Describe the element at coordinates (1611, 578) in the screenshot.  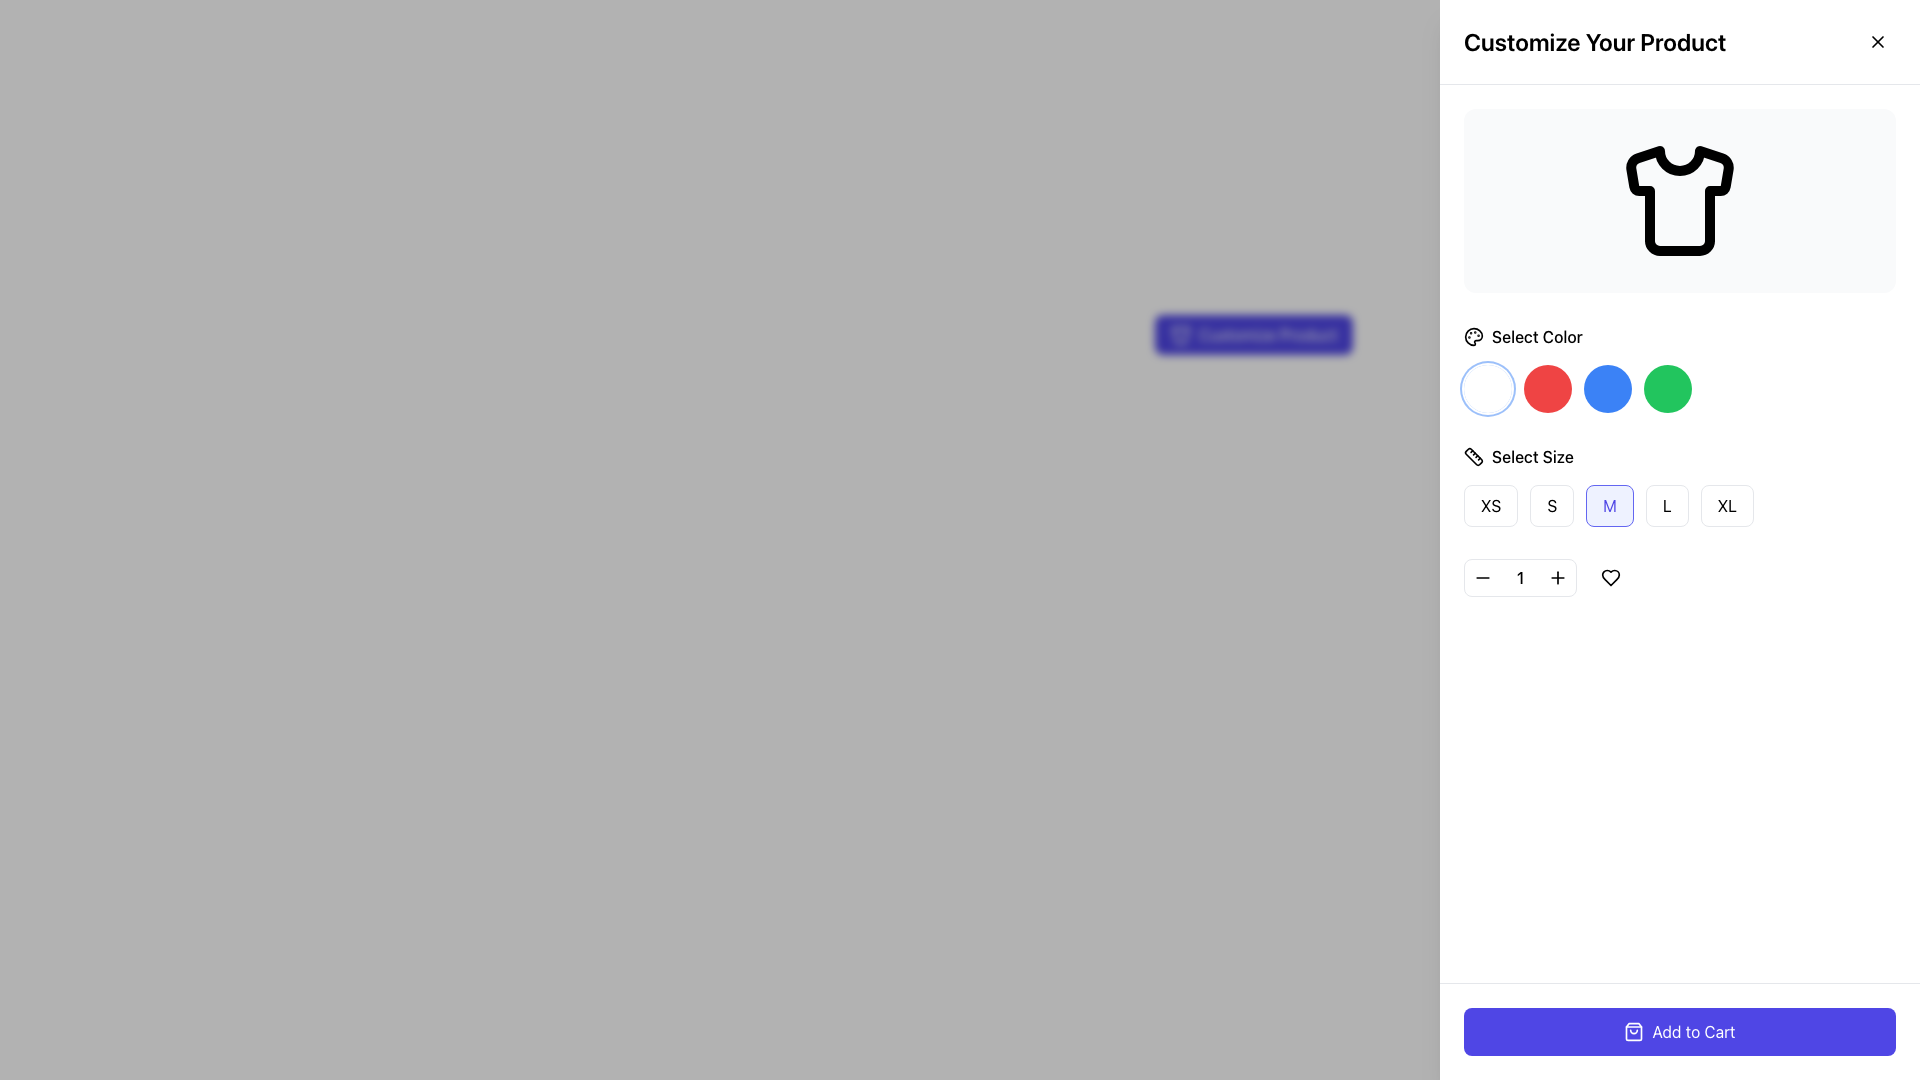
I see `the heart-shaped icon located to the right of the quantity adjustment buttons in the 'Customize Your Product' modal` at that location.